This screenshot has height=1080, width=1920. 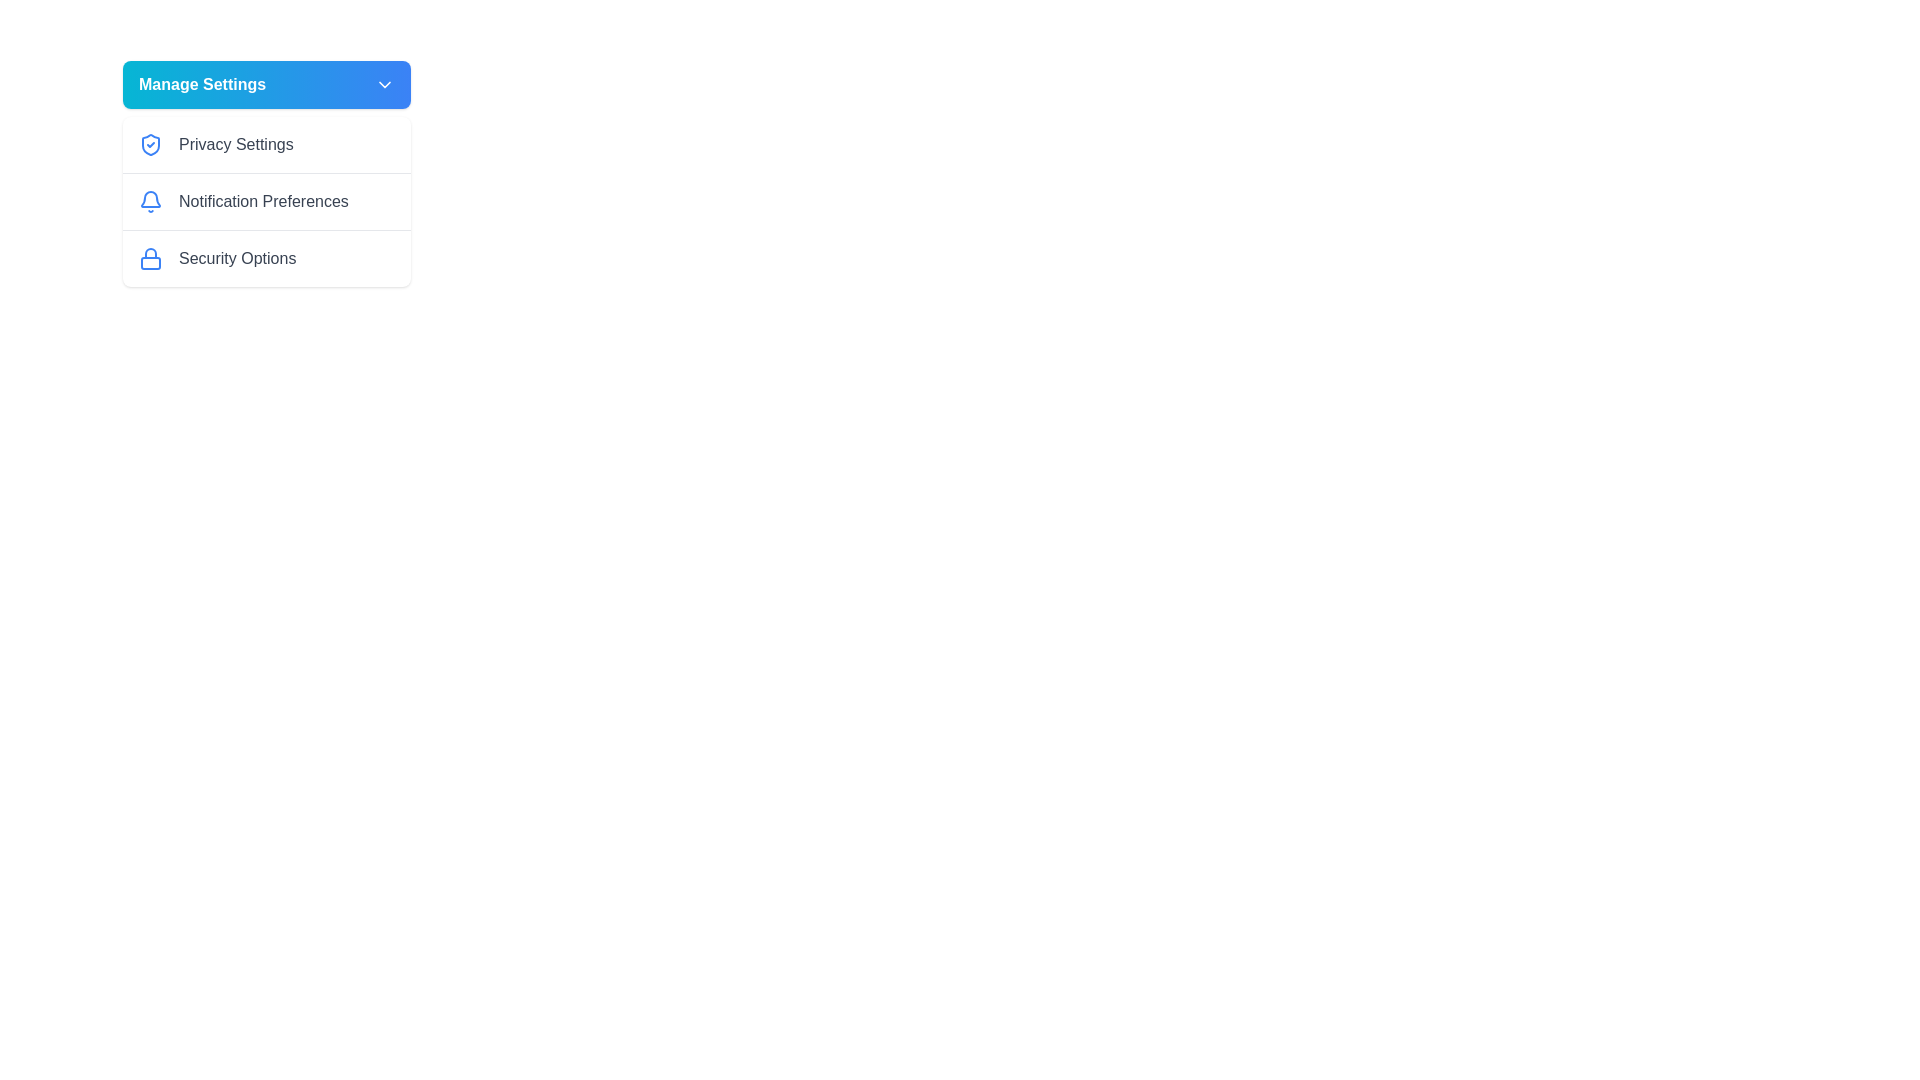 What do you see at coordinates (236, 144) in the screenshot?
I see `'Privacy Settings' text label located as the first option under the 'Manage Settings' dropdown menu, adjacent to a blue shield icon` at bounding box center [236, 144].